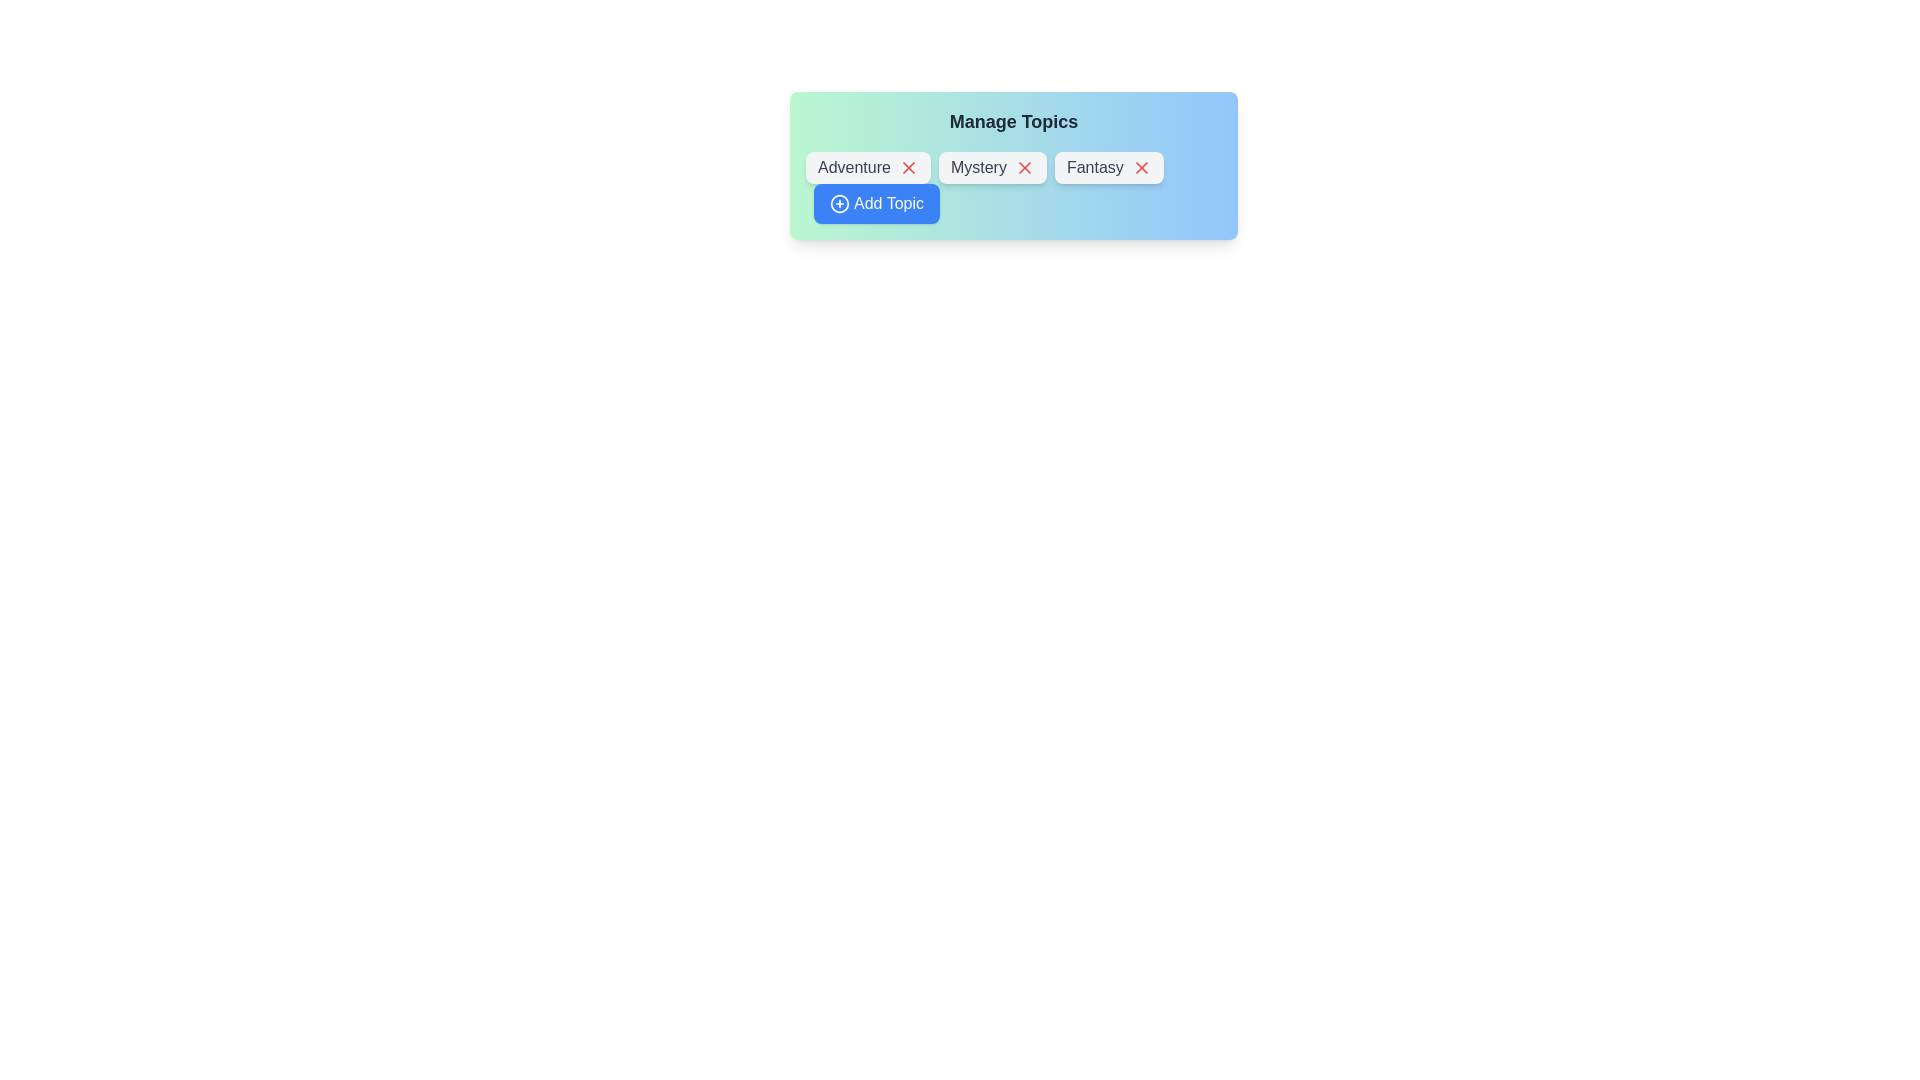 This screenshot has width=1920, height=1080. Describe the element at coordinates (1013, 547) in the screenshot. I see `the background area of the ChipManager component` at that location.